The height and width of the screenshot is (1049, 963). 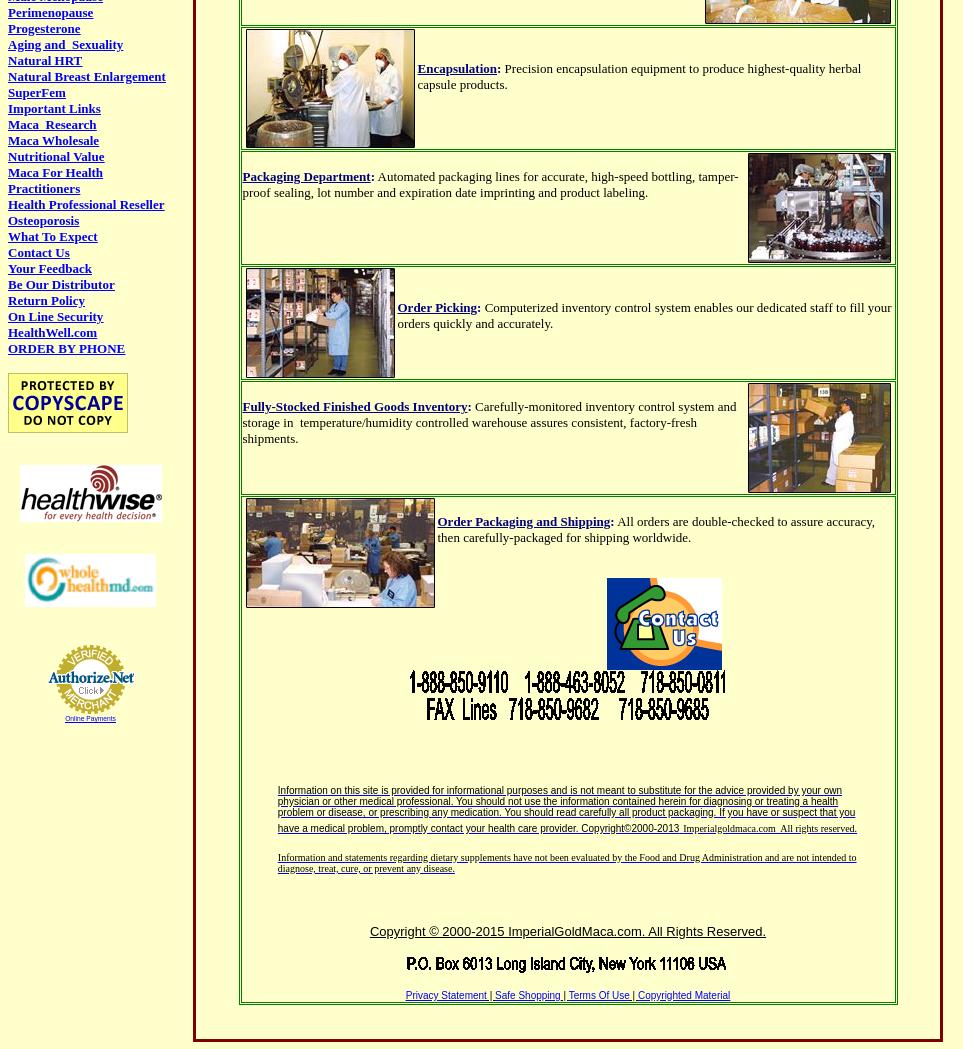 What do you see at coordinates (52, 124) in the screenshot?
I see `'Maca  Research'` at bounding box center [52, 124].